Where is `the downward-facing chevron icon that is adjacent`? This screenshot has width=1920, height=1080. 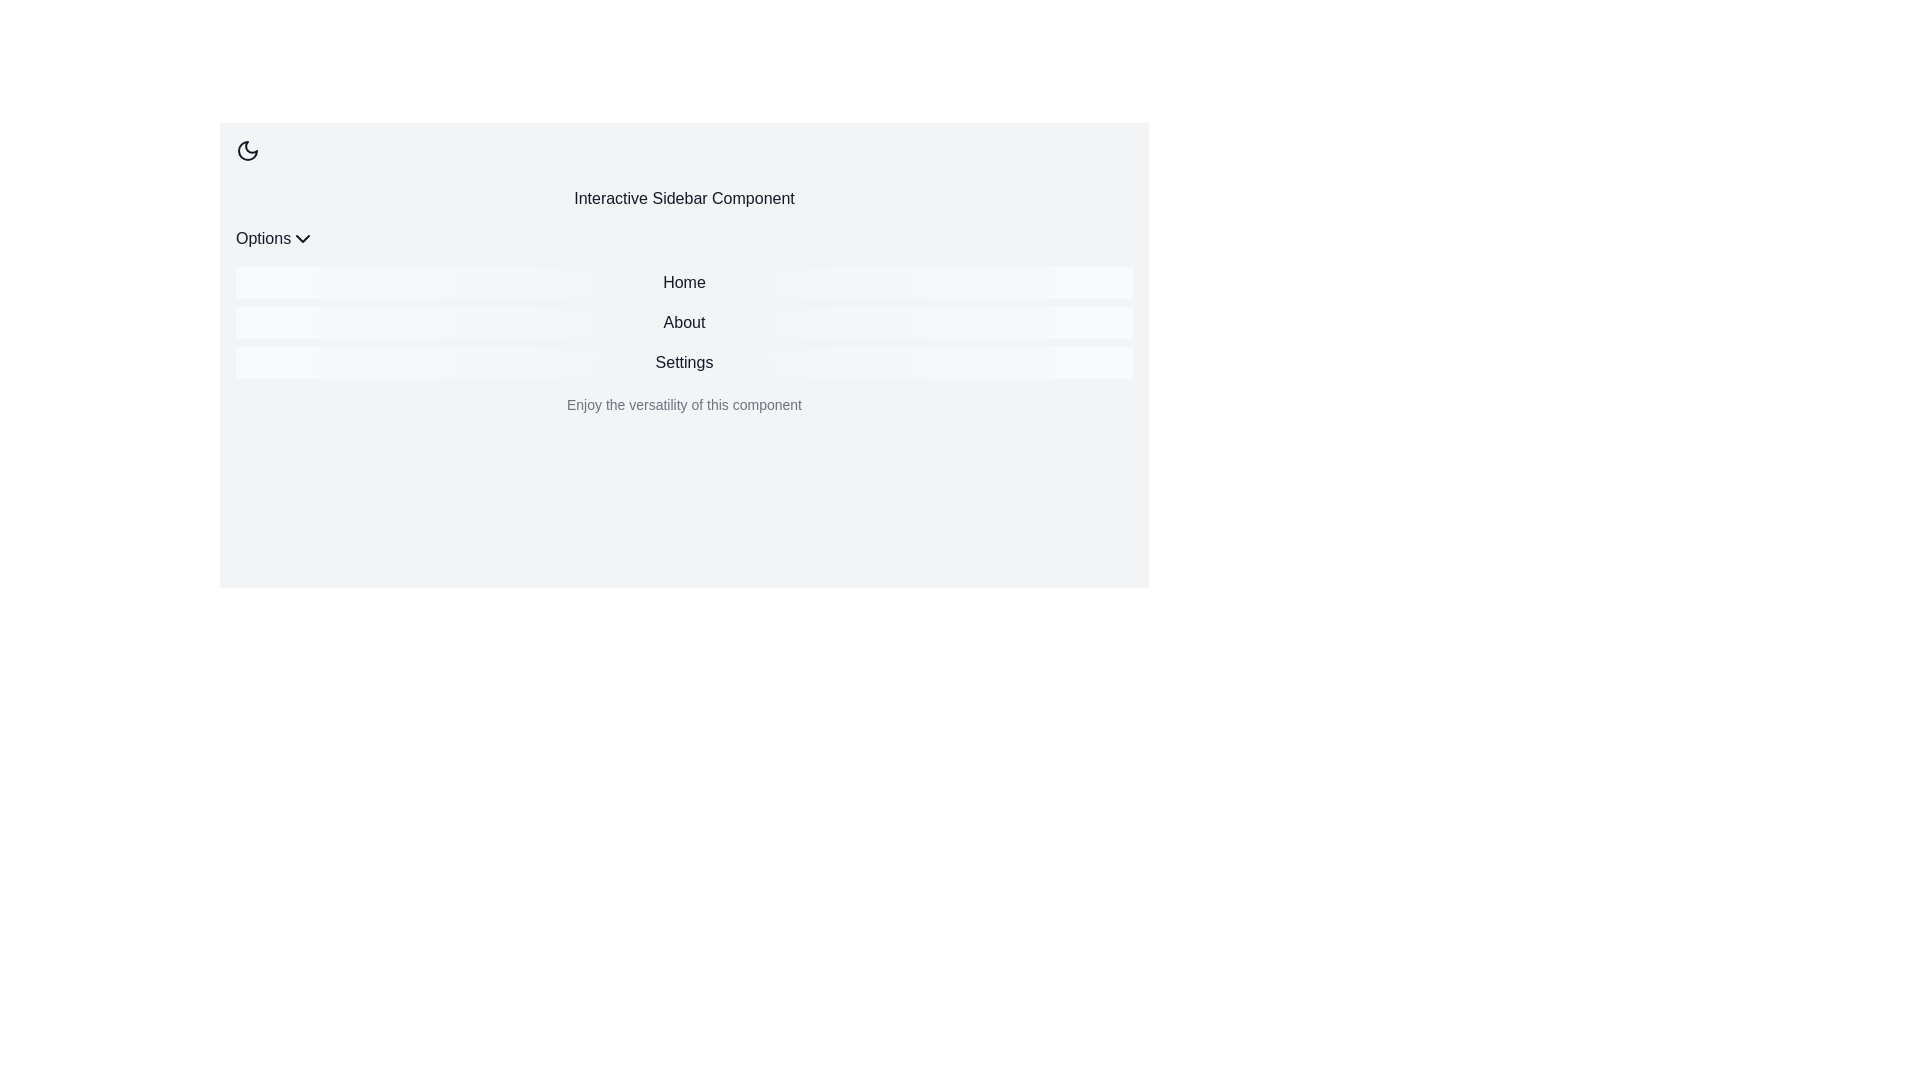
the downward-facing chevron icon that is adjacent is located at coordinates (301, 238).